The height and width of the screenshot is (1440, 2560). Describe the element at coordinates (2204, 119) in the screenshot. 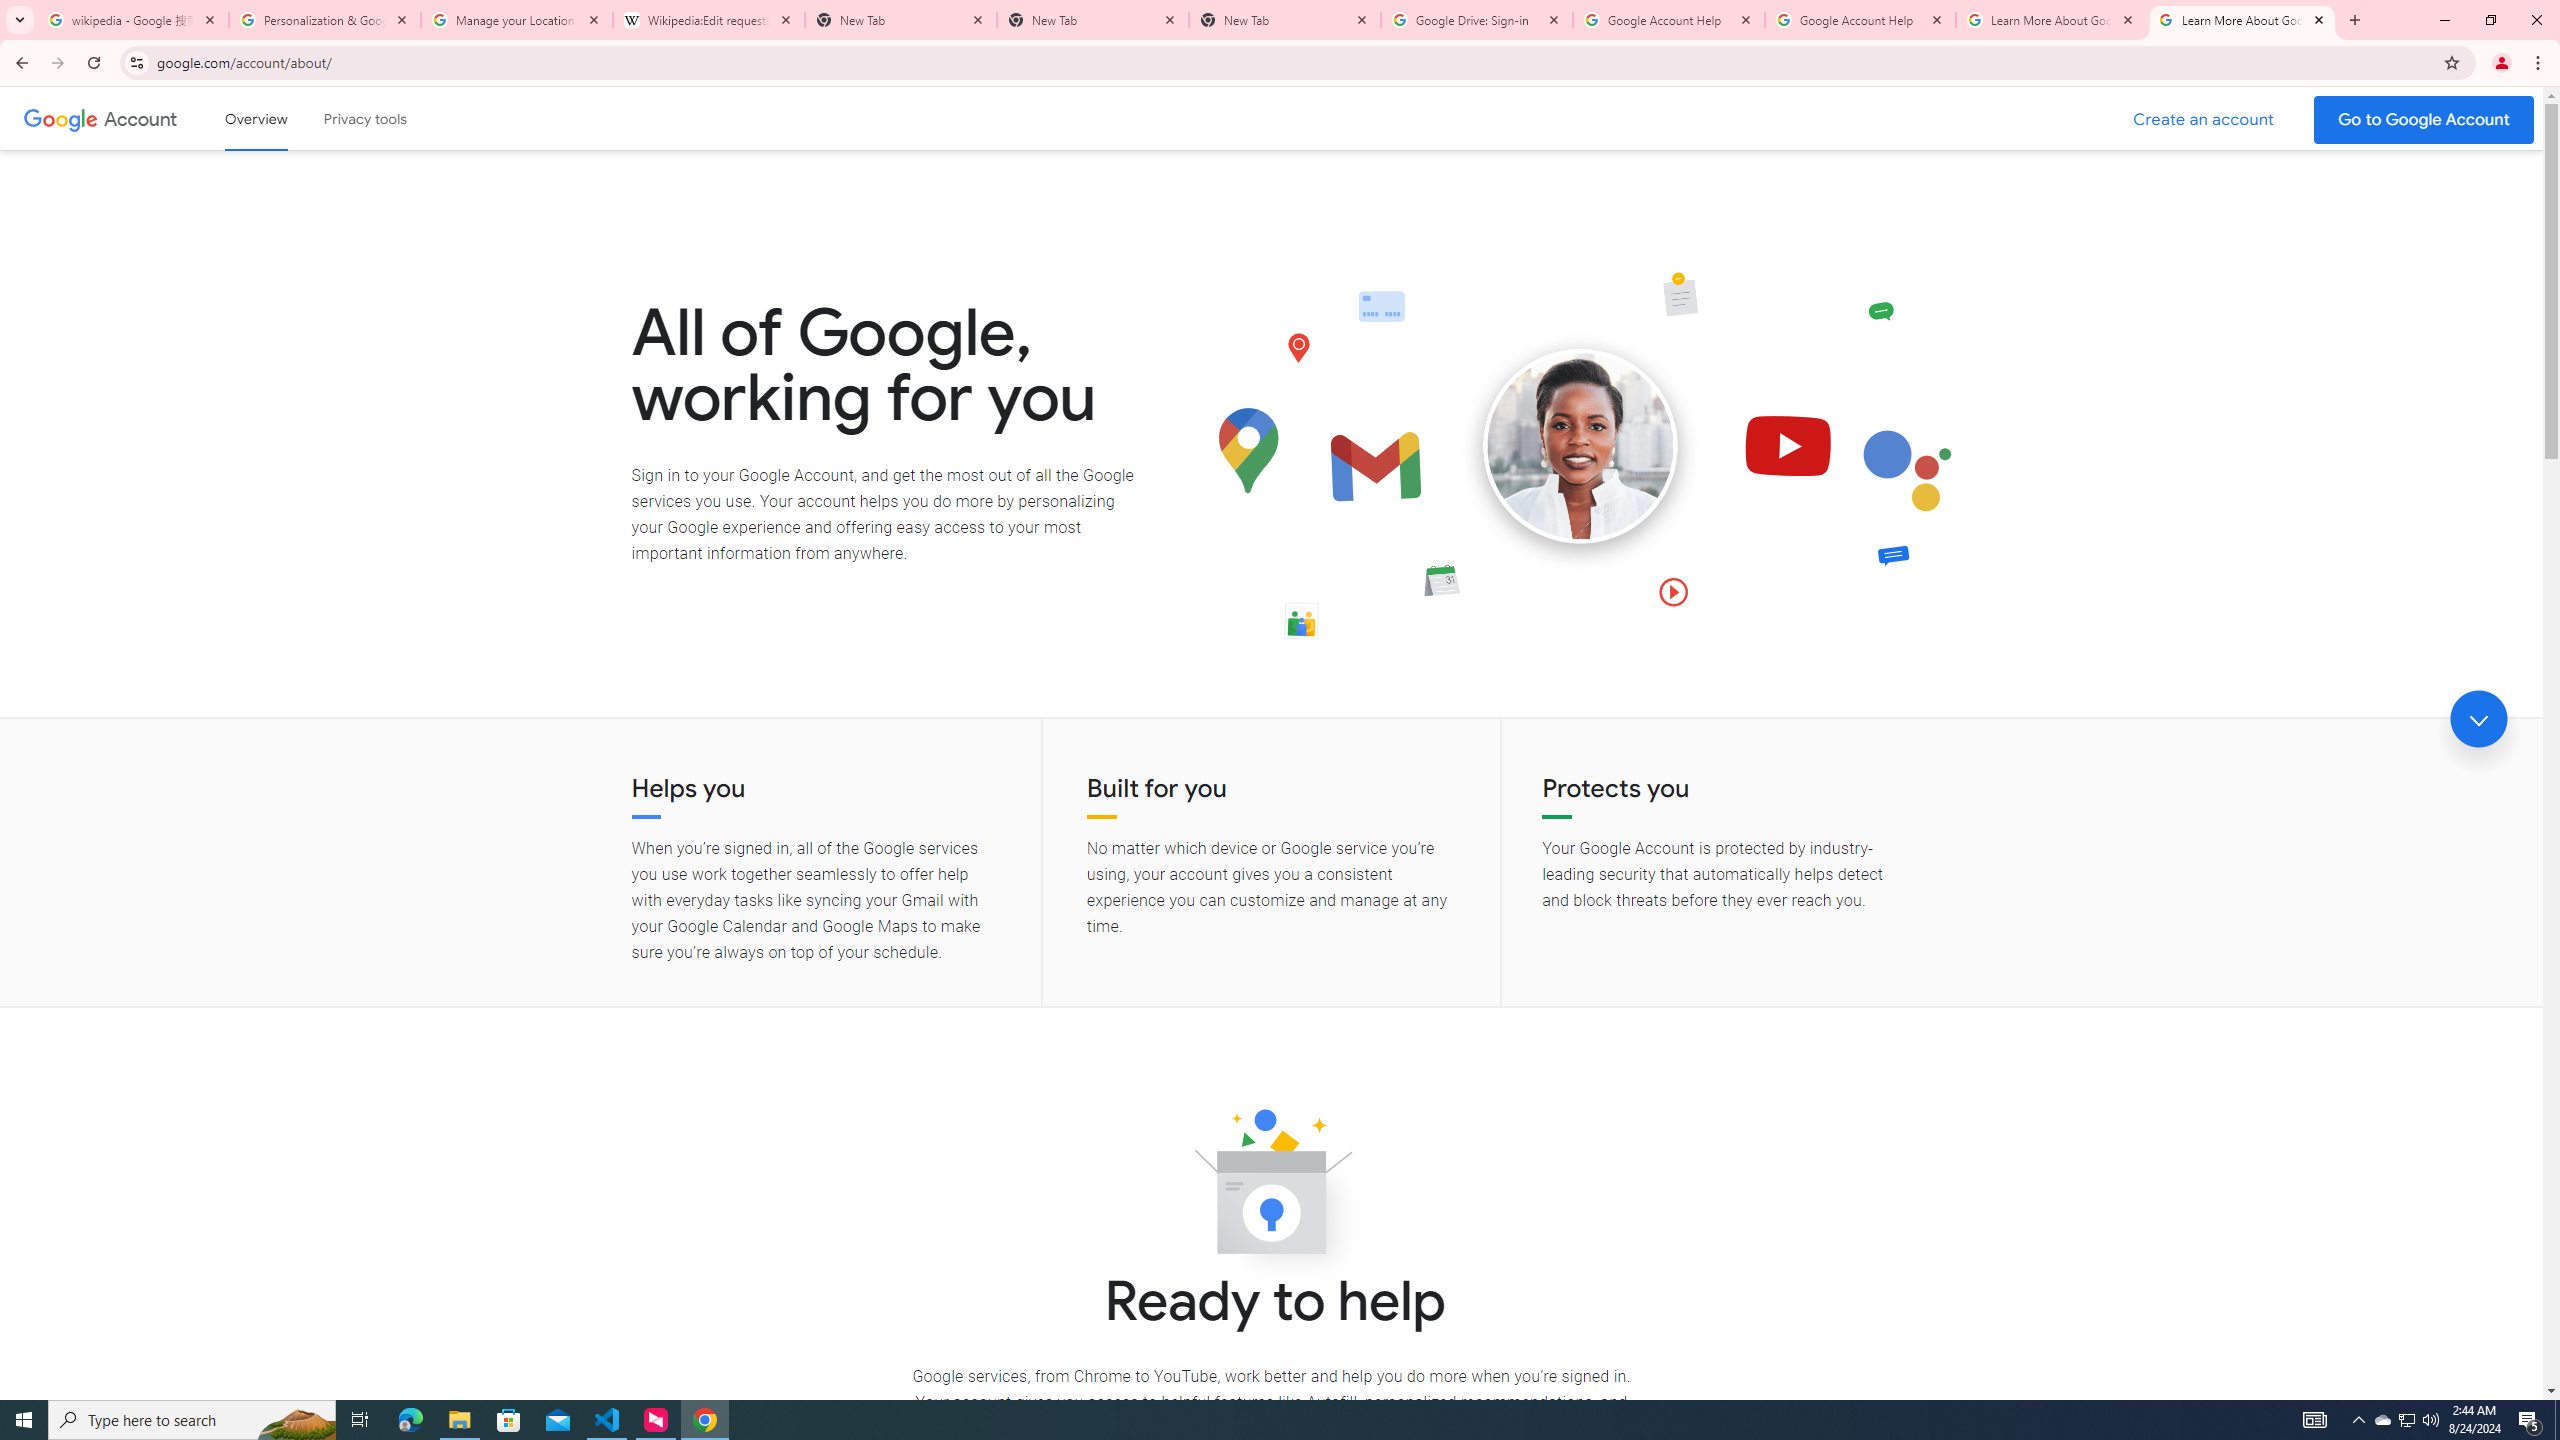

I see `'Create a Google Account'` at that location.